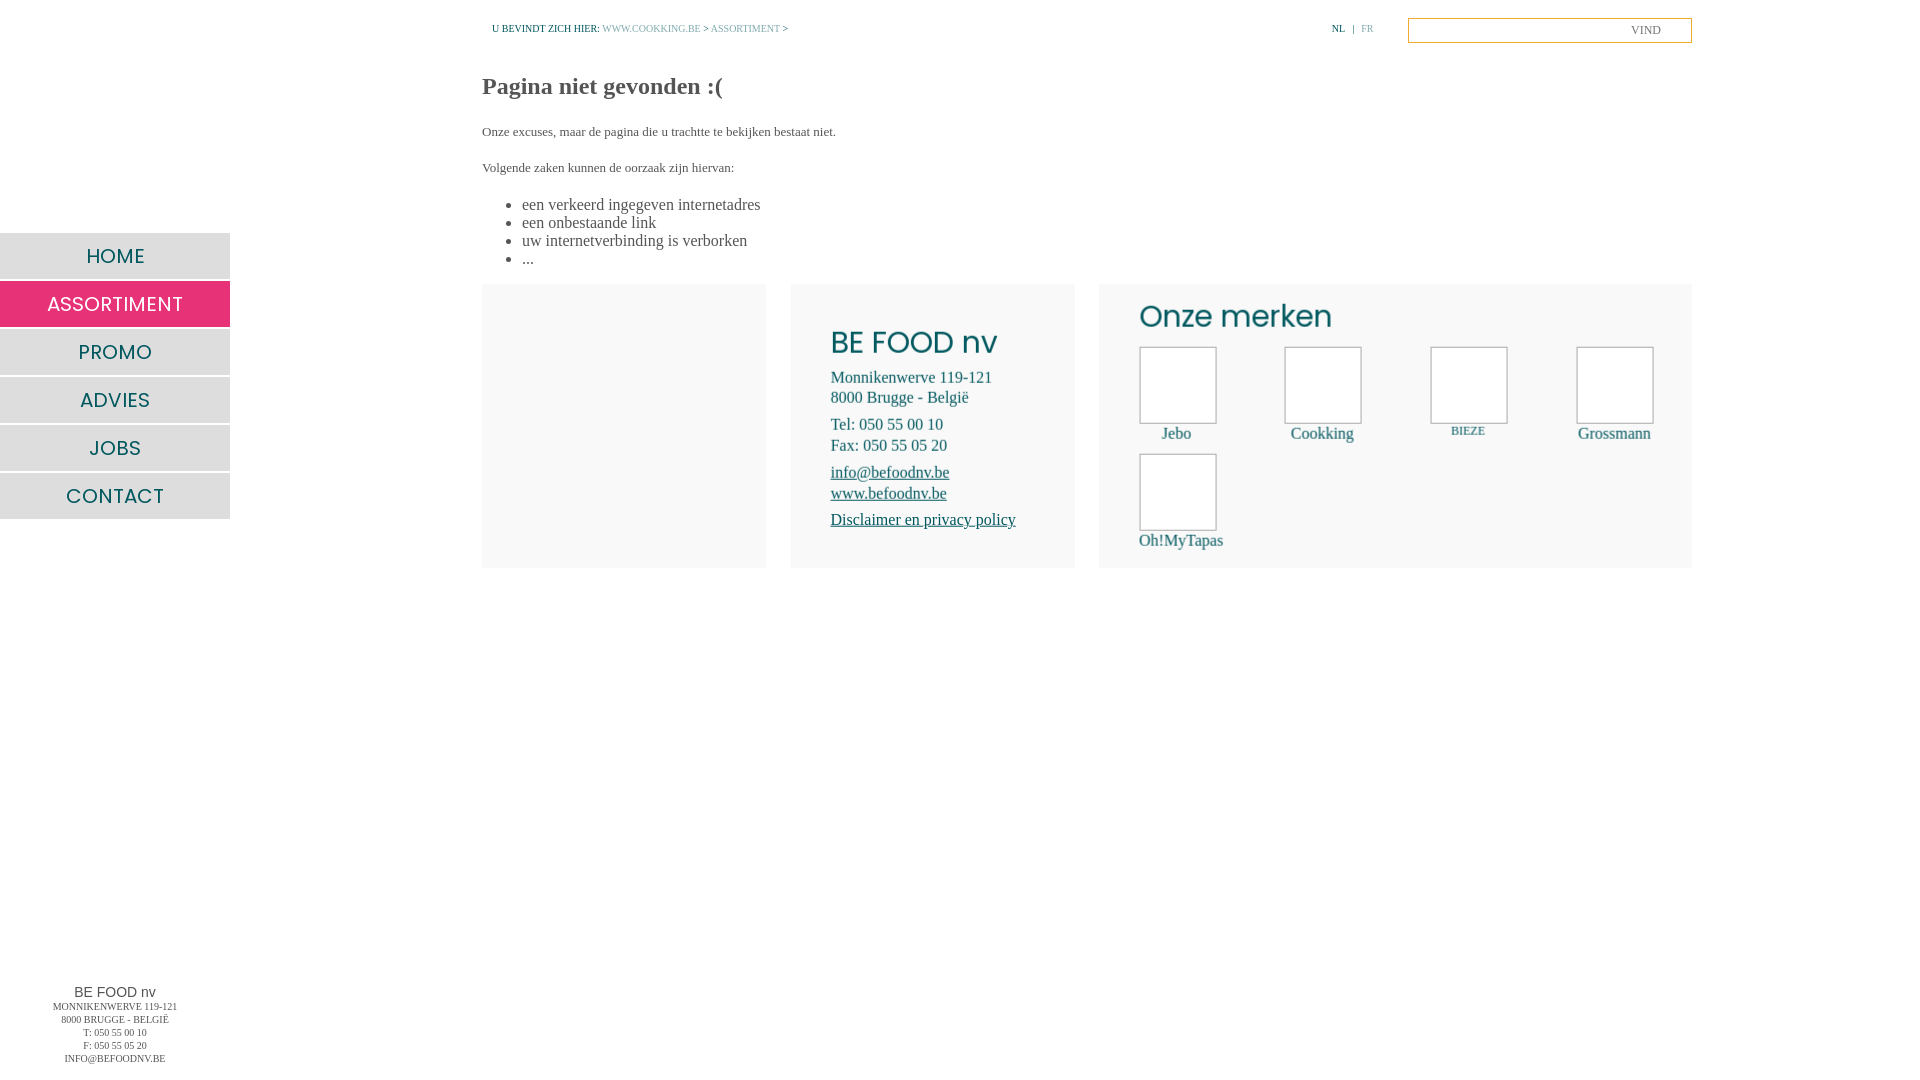 Image resolution: width=1920 pixels, height=1080 pixels. What do you see at coordinates (1366, 28) in the screenshot?
I see `'FR'` at bounding box center [1366, 28].